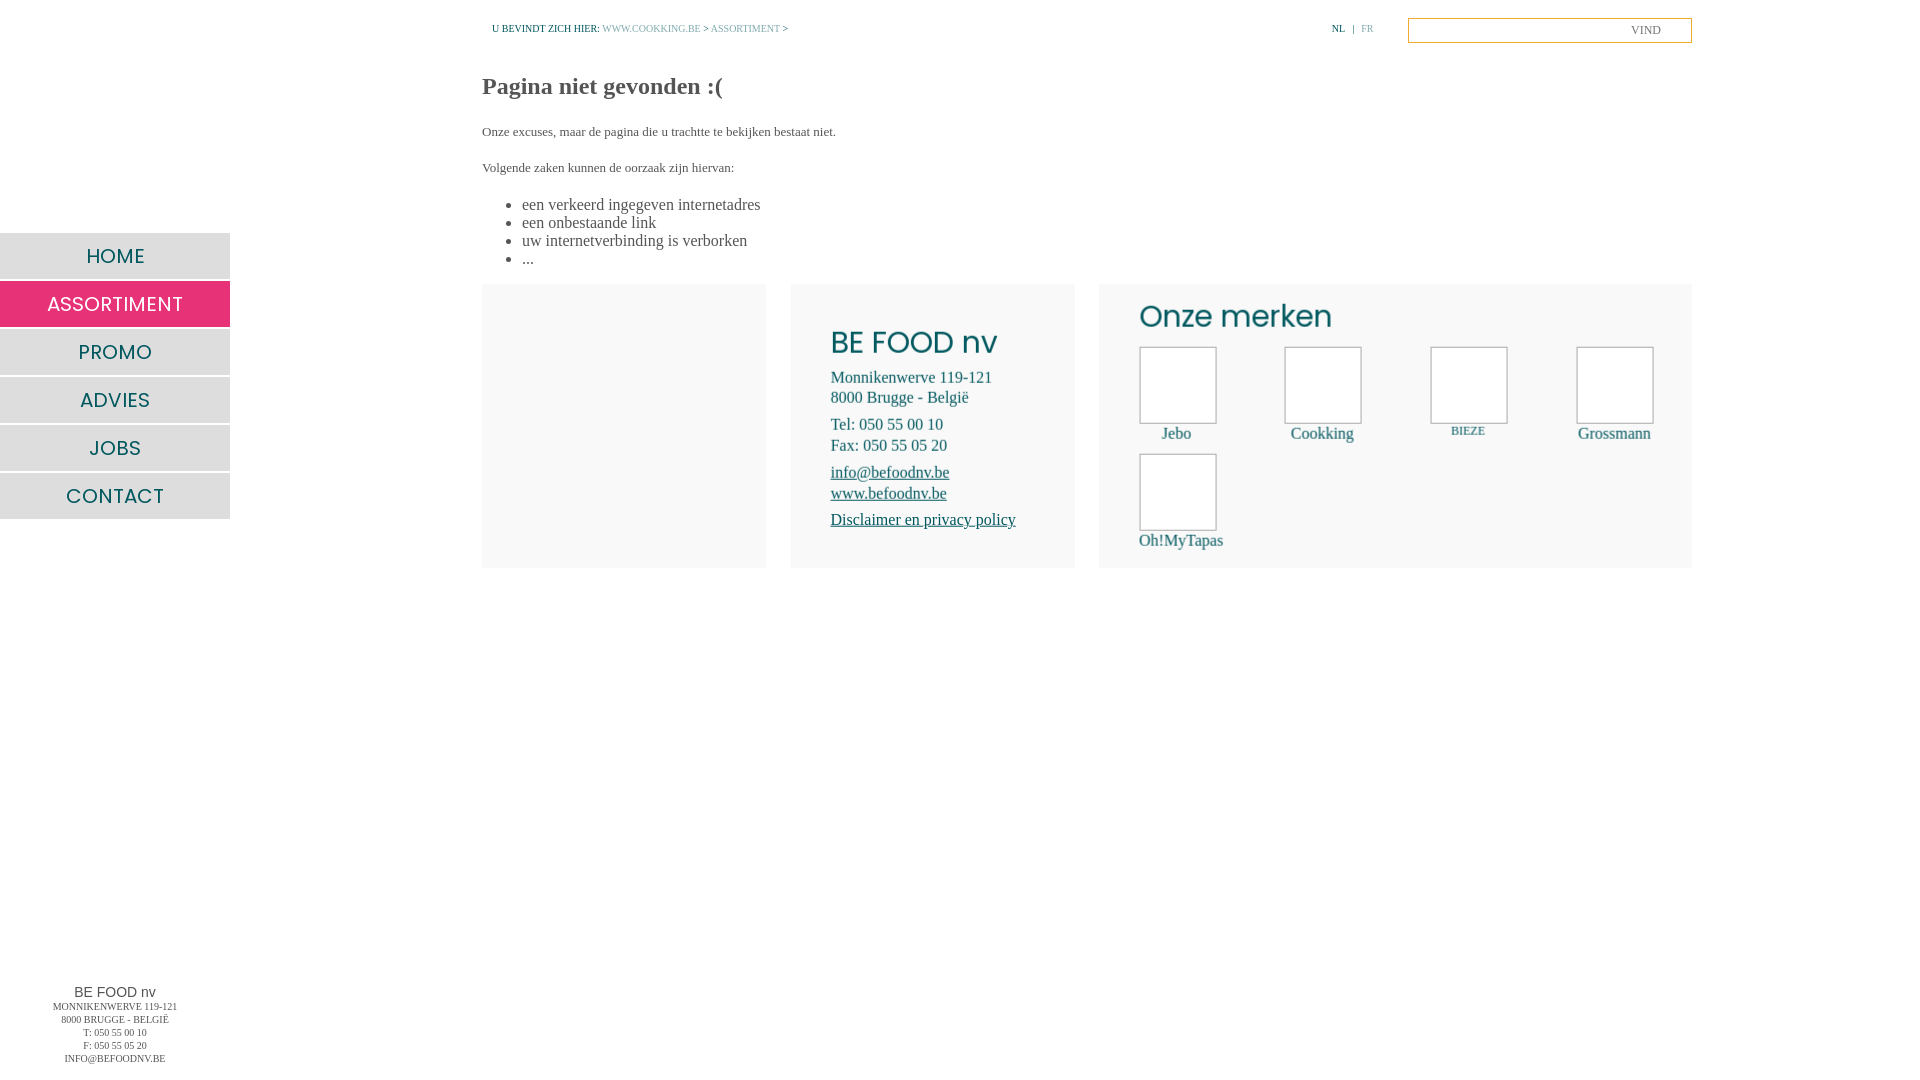 Image resolution: width=1920 pixels, height=1080 pixels. What do you see at coordinates (1366, 28) in the screenshot?
I see `'FR'` at bounding box center [1366, 28].